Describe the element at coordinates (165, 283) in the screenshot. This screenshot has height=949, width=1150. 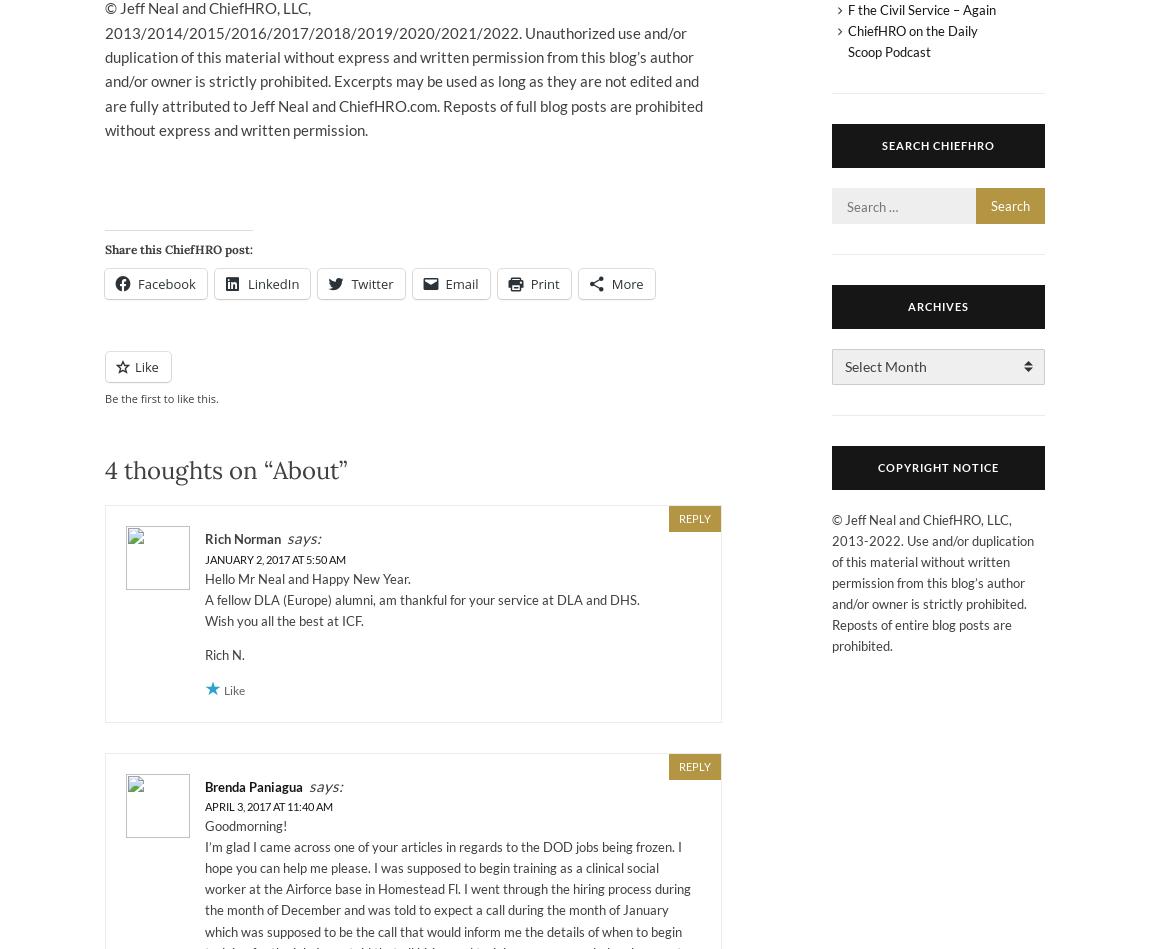
I see `'Facebook'` at that location.